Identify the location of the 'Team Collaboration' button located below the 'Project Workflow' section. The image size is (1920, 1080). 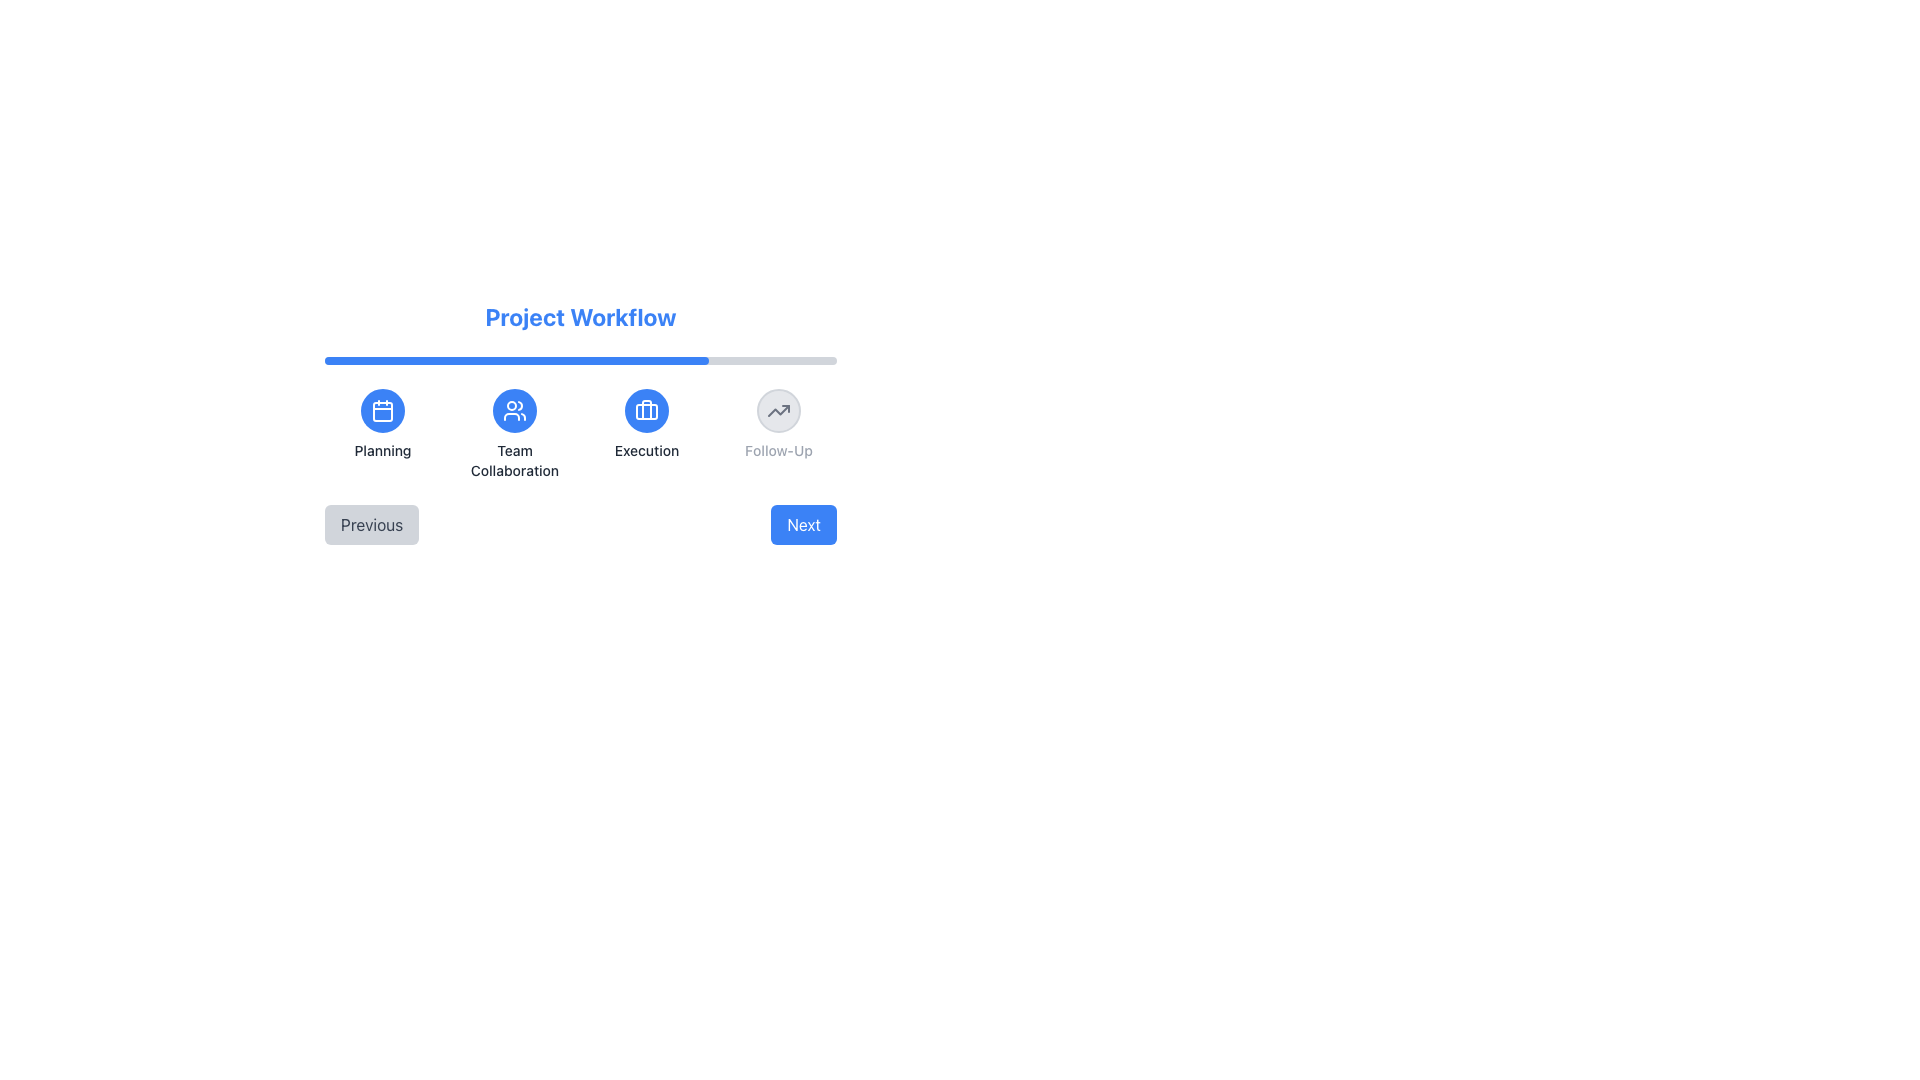
(514, 410).